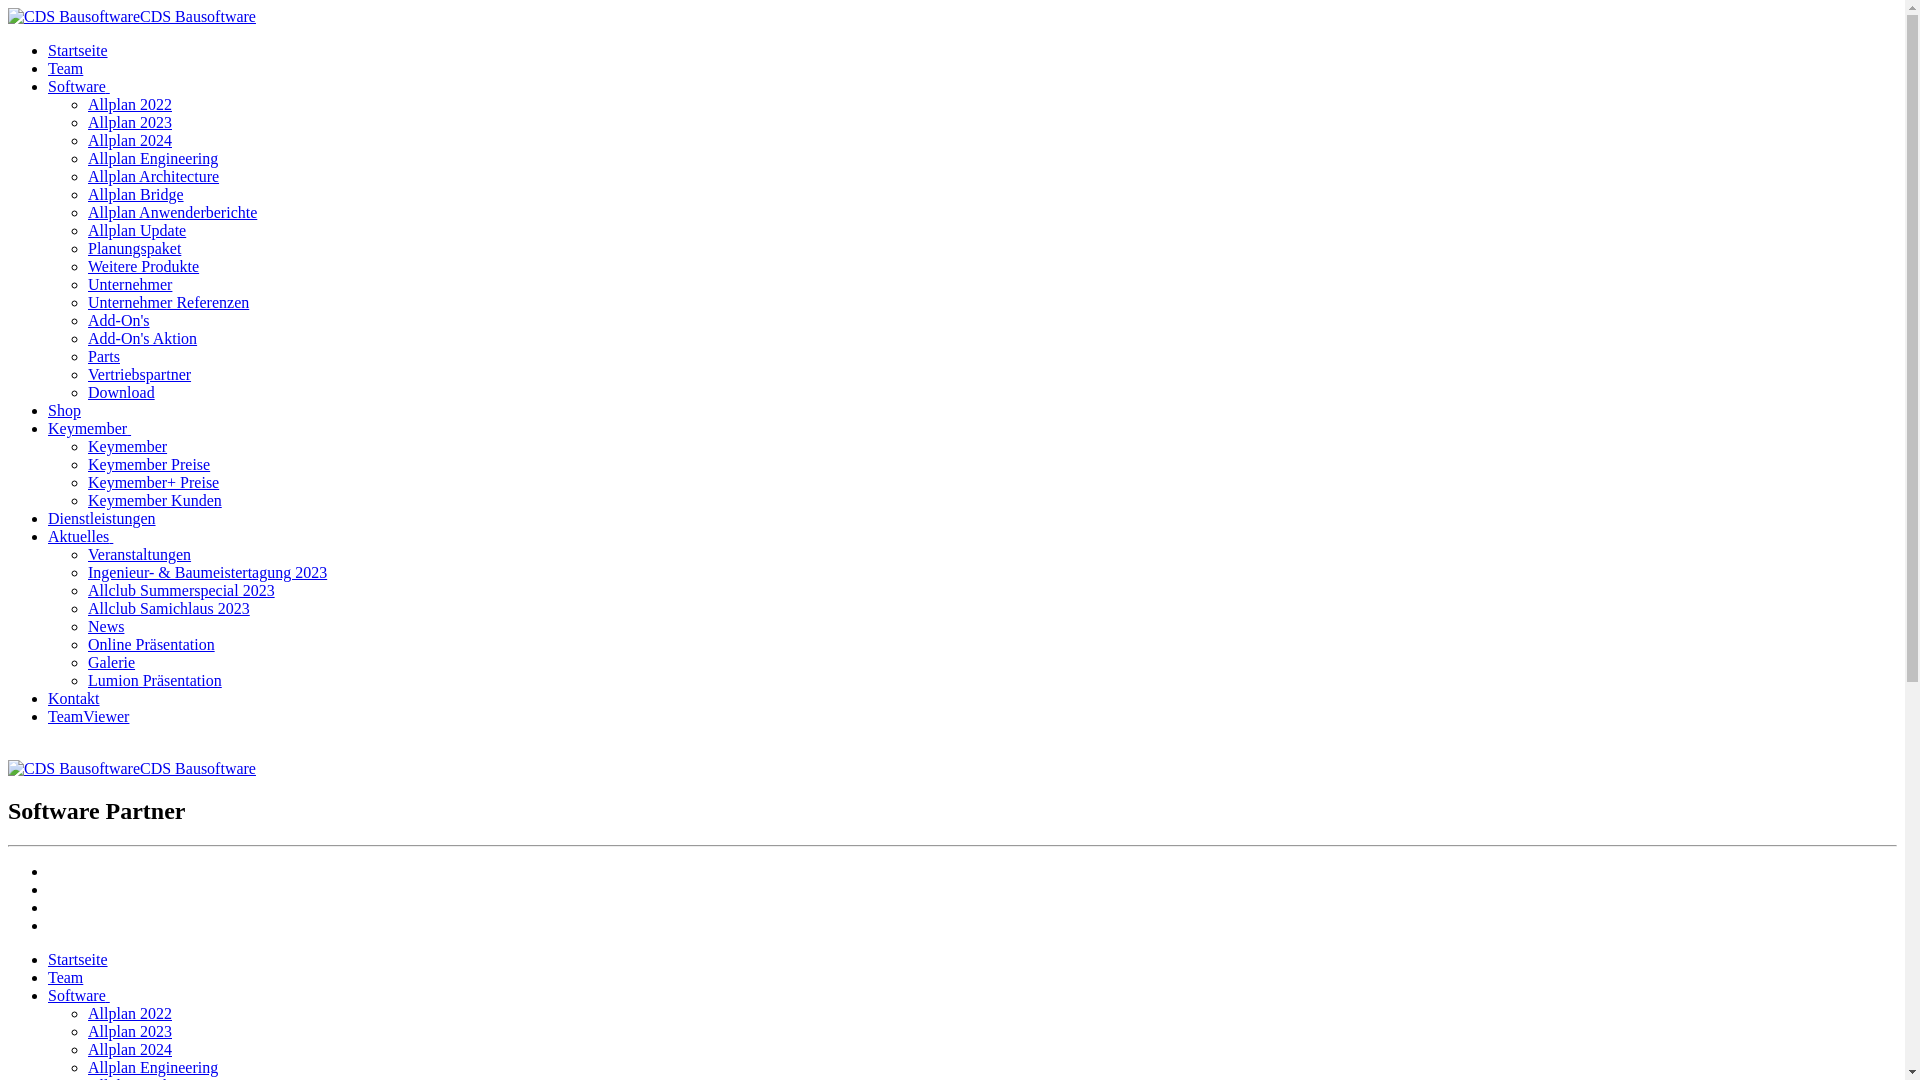 Image resolution: width=1920 pixels, height=1080 pixels. Describe the element at coordinates (86, 464) in the screenshot. I see `'Keymember Preise'` at that location.